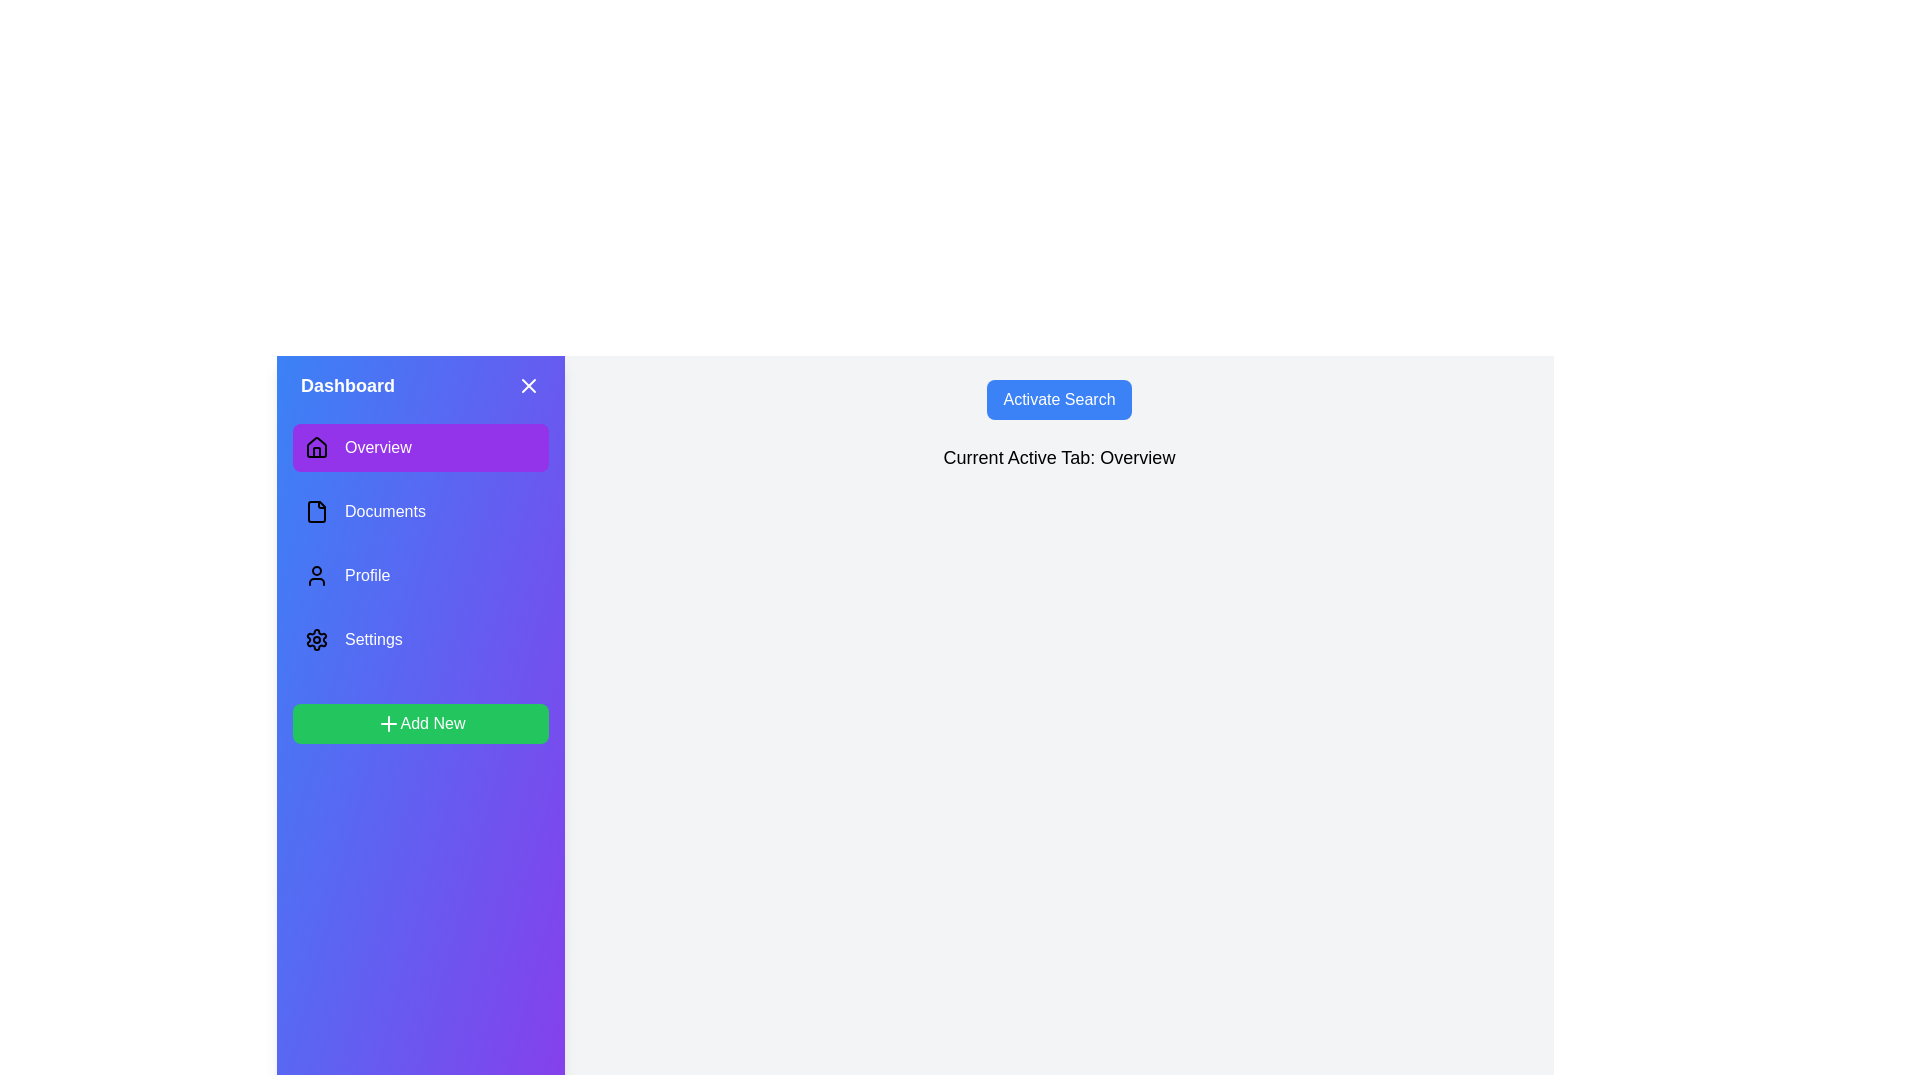 This screenshot has height=1080, width=1920. I want to click on the 'Profile' text label located as the third item in the vertical menu list, so click(367, 575).